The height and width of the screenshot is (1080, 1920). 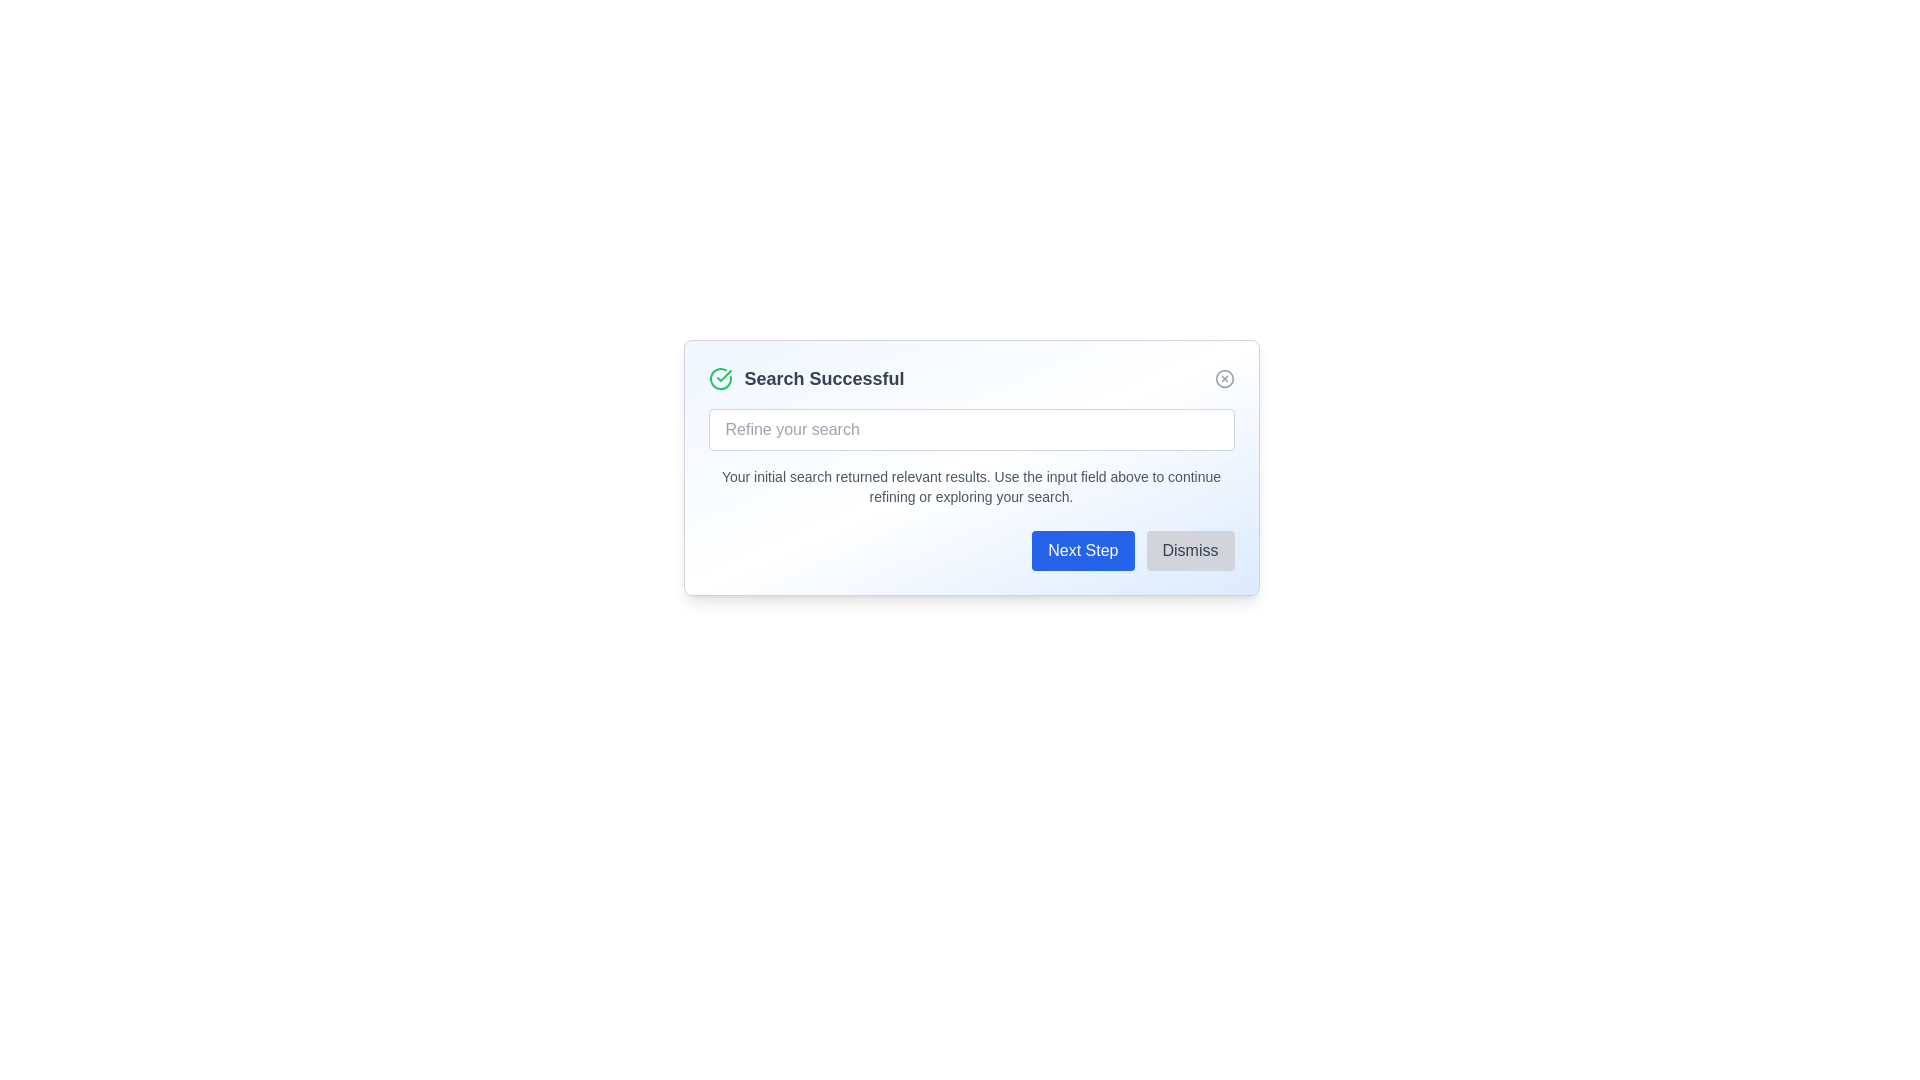 I want to click on the text 'Search Successful' to select it, so click(x=971, y=378).